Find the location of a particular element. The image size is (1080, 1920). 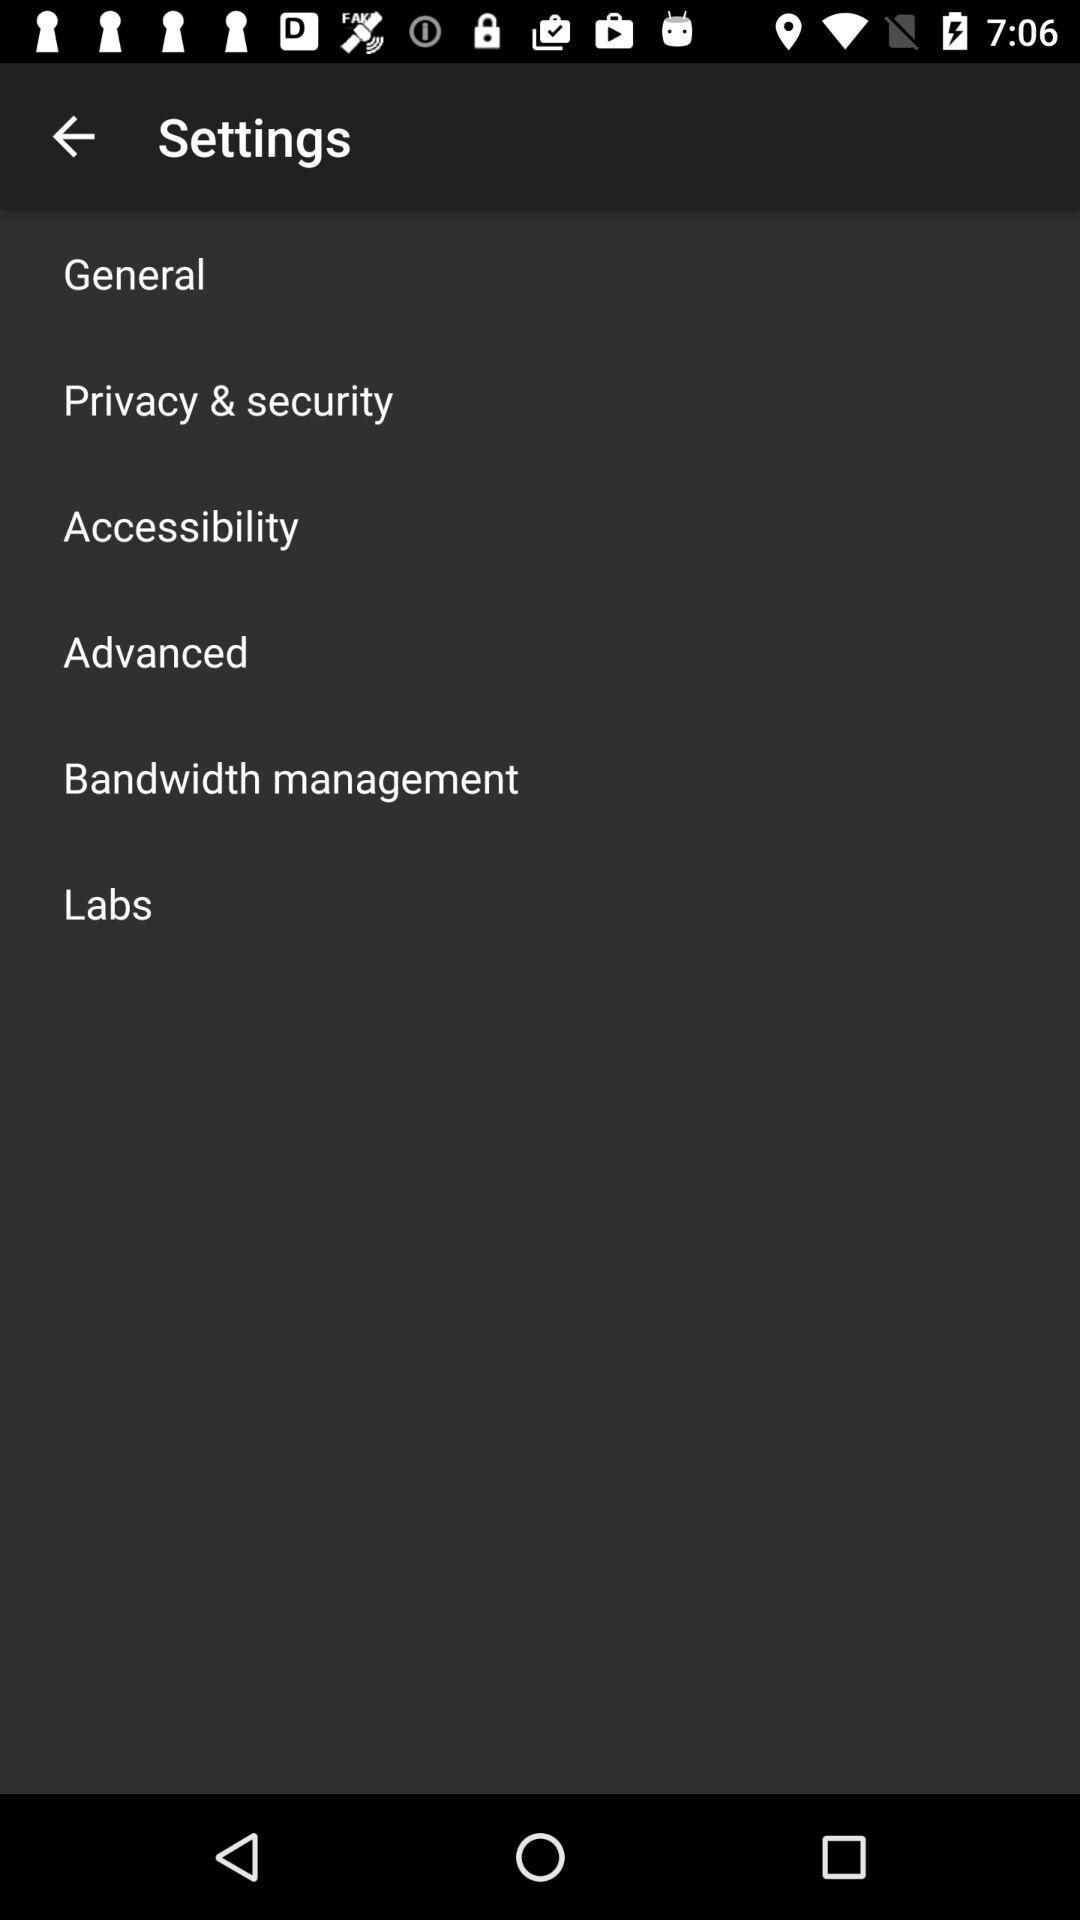

accessibility app is located at coordinates (181, 524).